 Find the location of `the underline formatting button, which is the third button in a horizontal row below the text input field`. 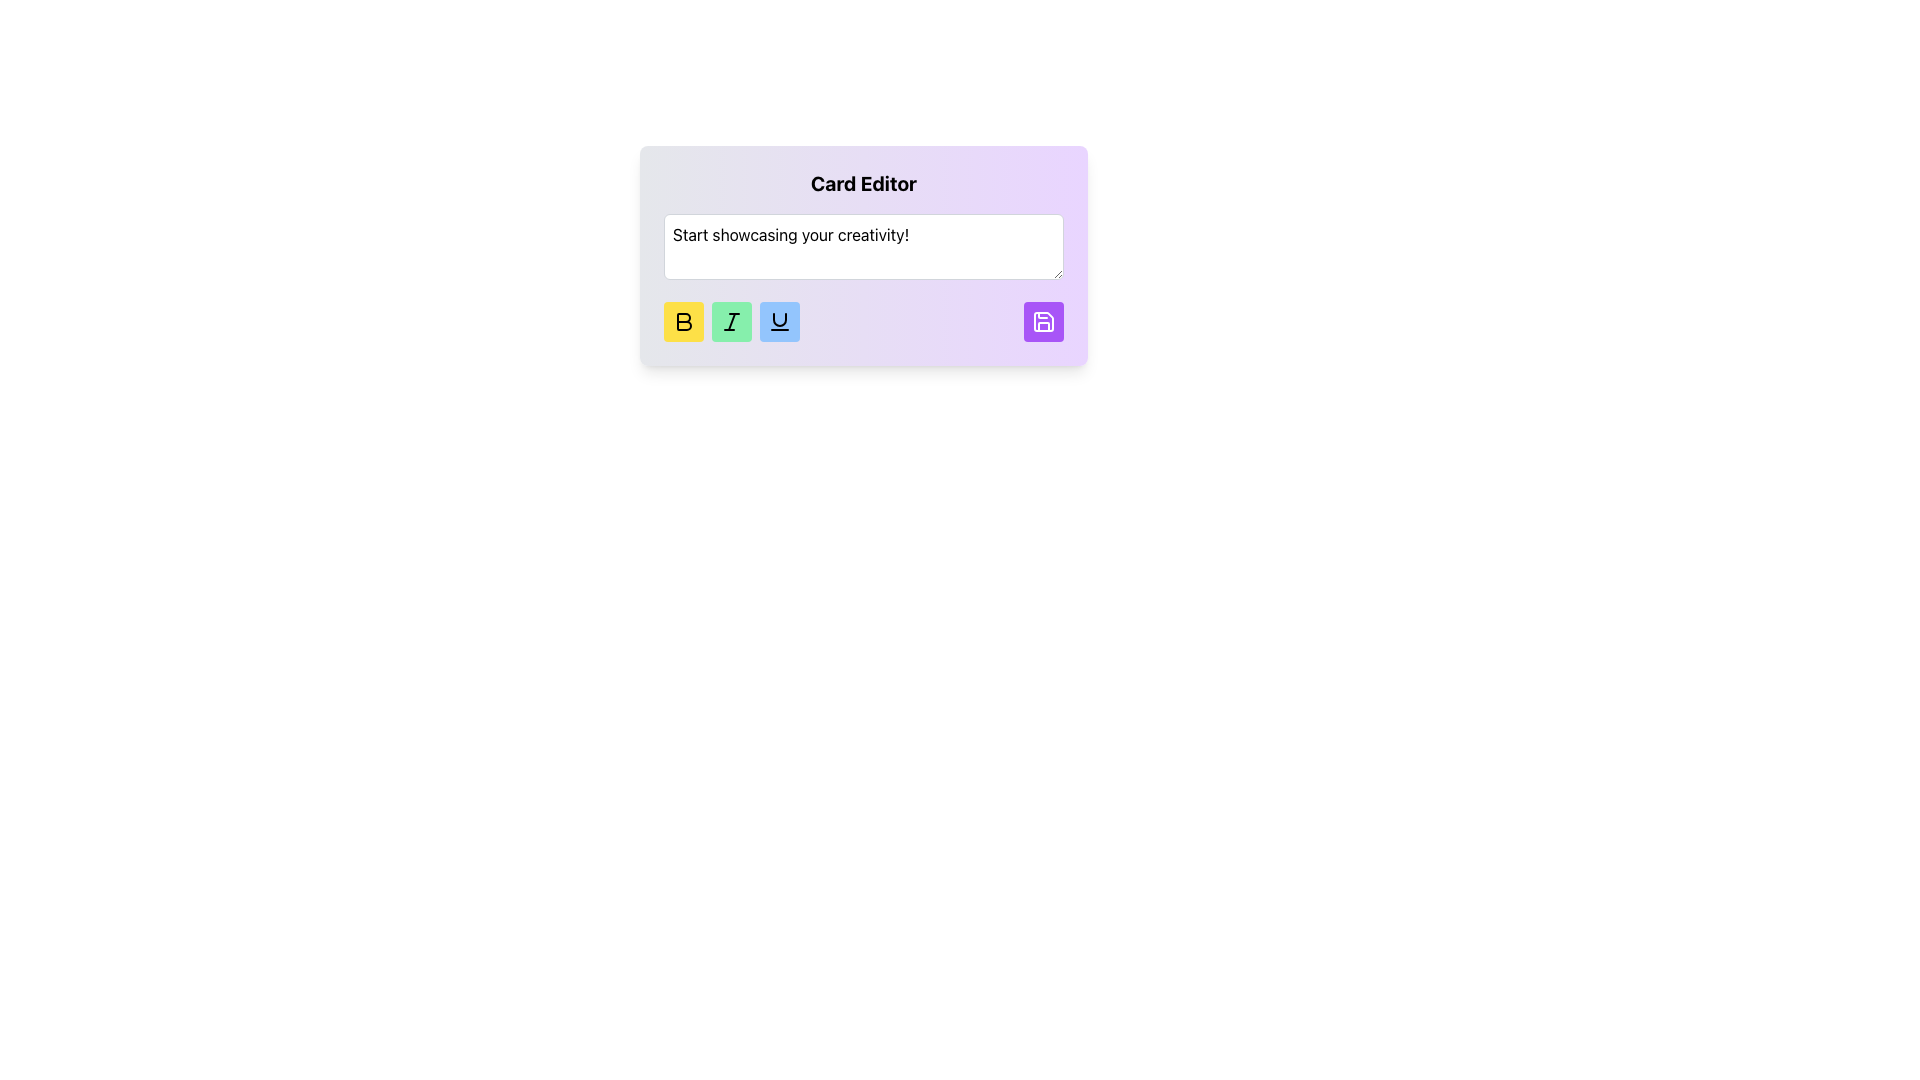

the underline formatting button, which is the third button in a horizontal row below the text input field is located at coordinates (778, 320).